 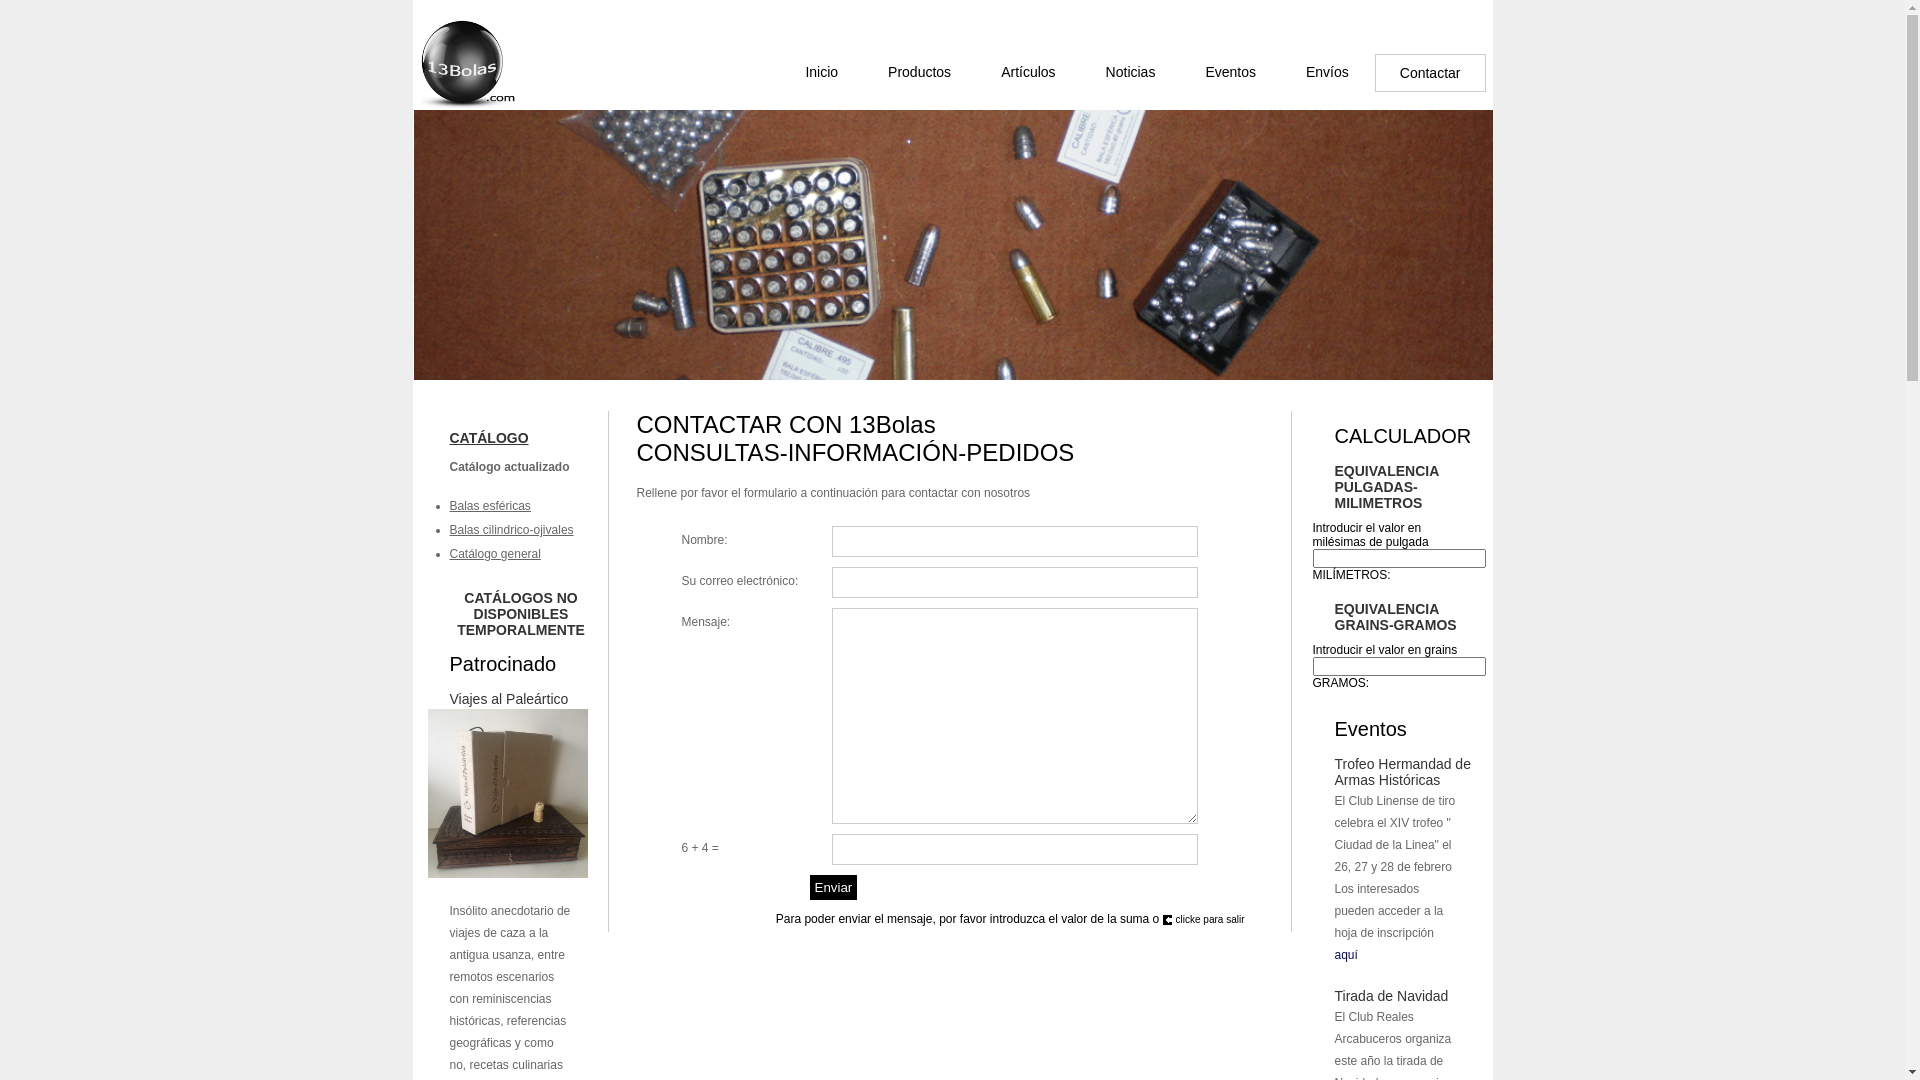 What do you see at coordinates (834, 886) in the screenshot?
I see `'Enviar'` at bounding box center [834, 886].